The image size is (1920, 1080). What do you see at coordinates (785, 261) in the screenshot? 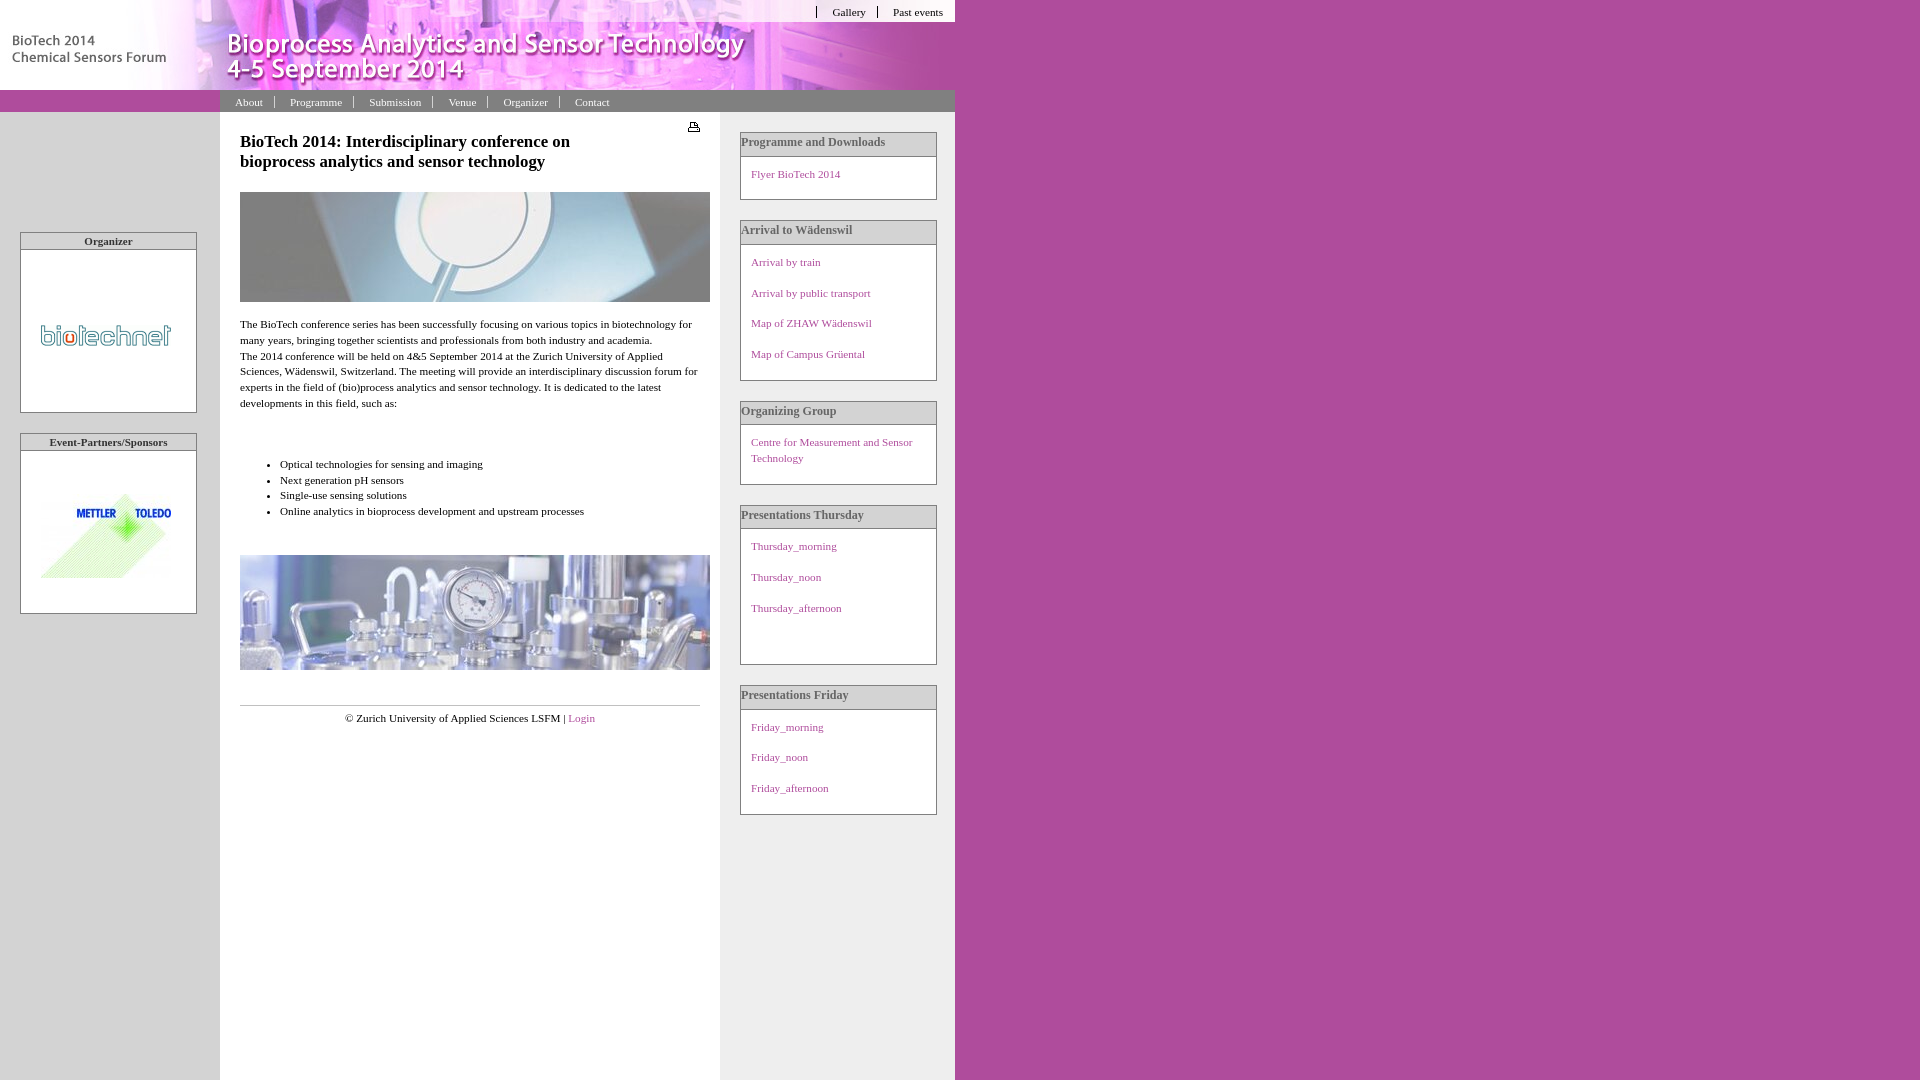
I see `'Arrival by train'` at bounding box center [785, 261].